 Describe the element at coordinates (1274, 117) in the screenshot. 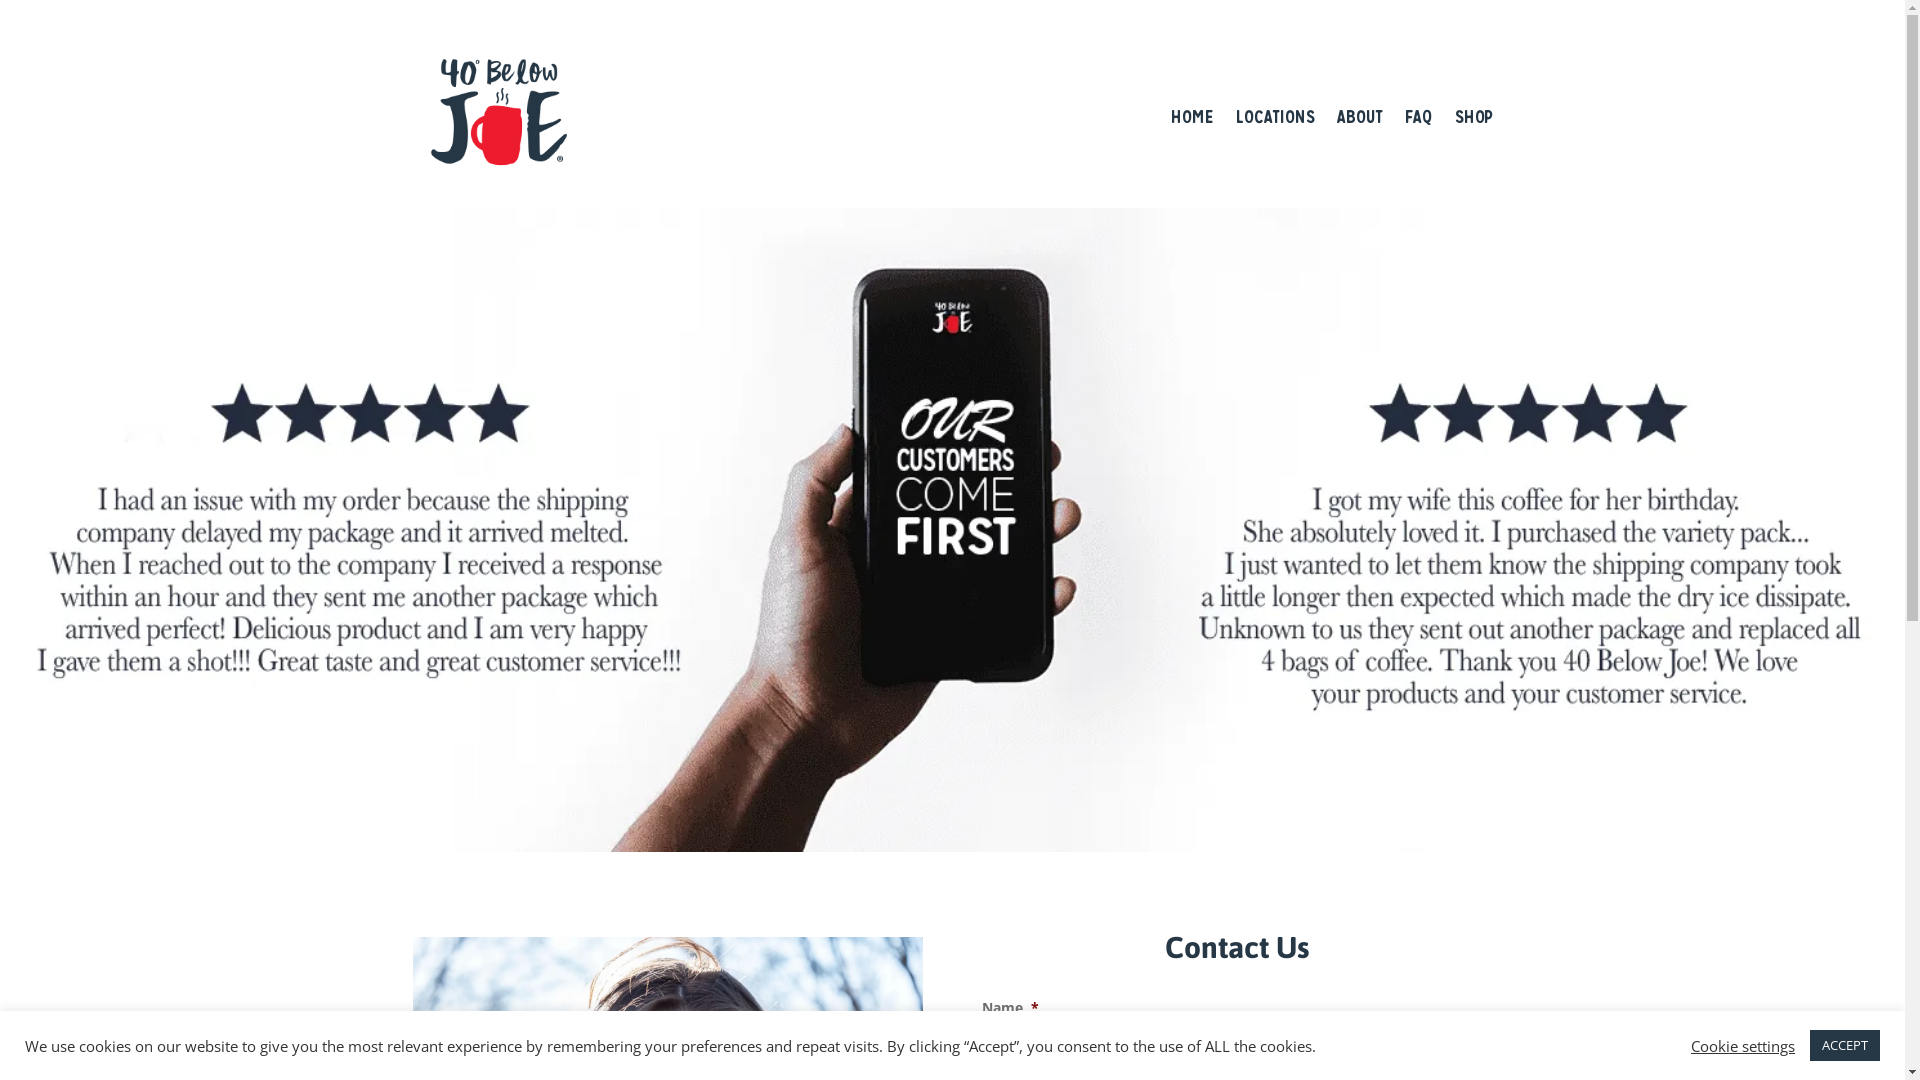

I see `'LOCATIONS'` at that location.